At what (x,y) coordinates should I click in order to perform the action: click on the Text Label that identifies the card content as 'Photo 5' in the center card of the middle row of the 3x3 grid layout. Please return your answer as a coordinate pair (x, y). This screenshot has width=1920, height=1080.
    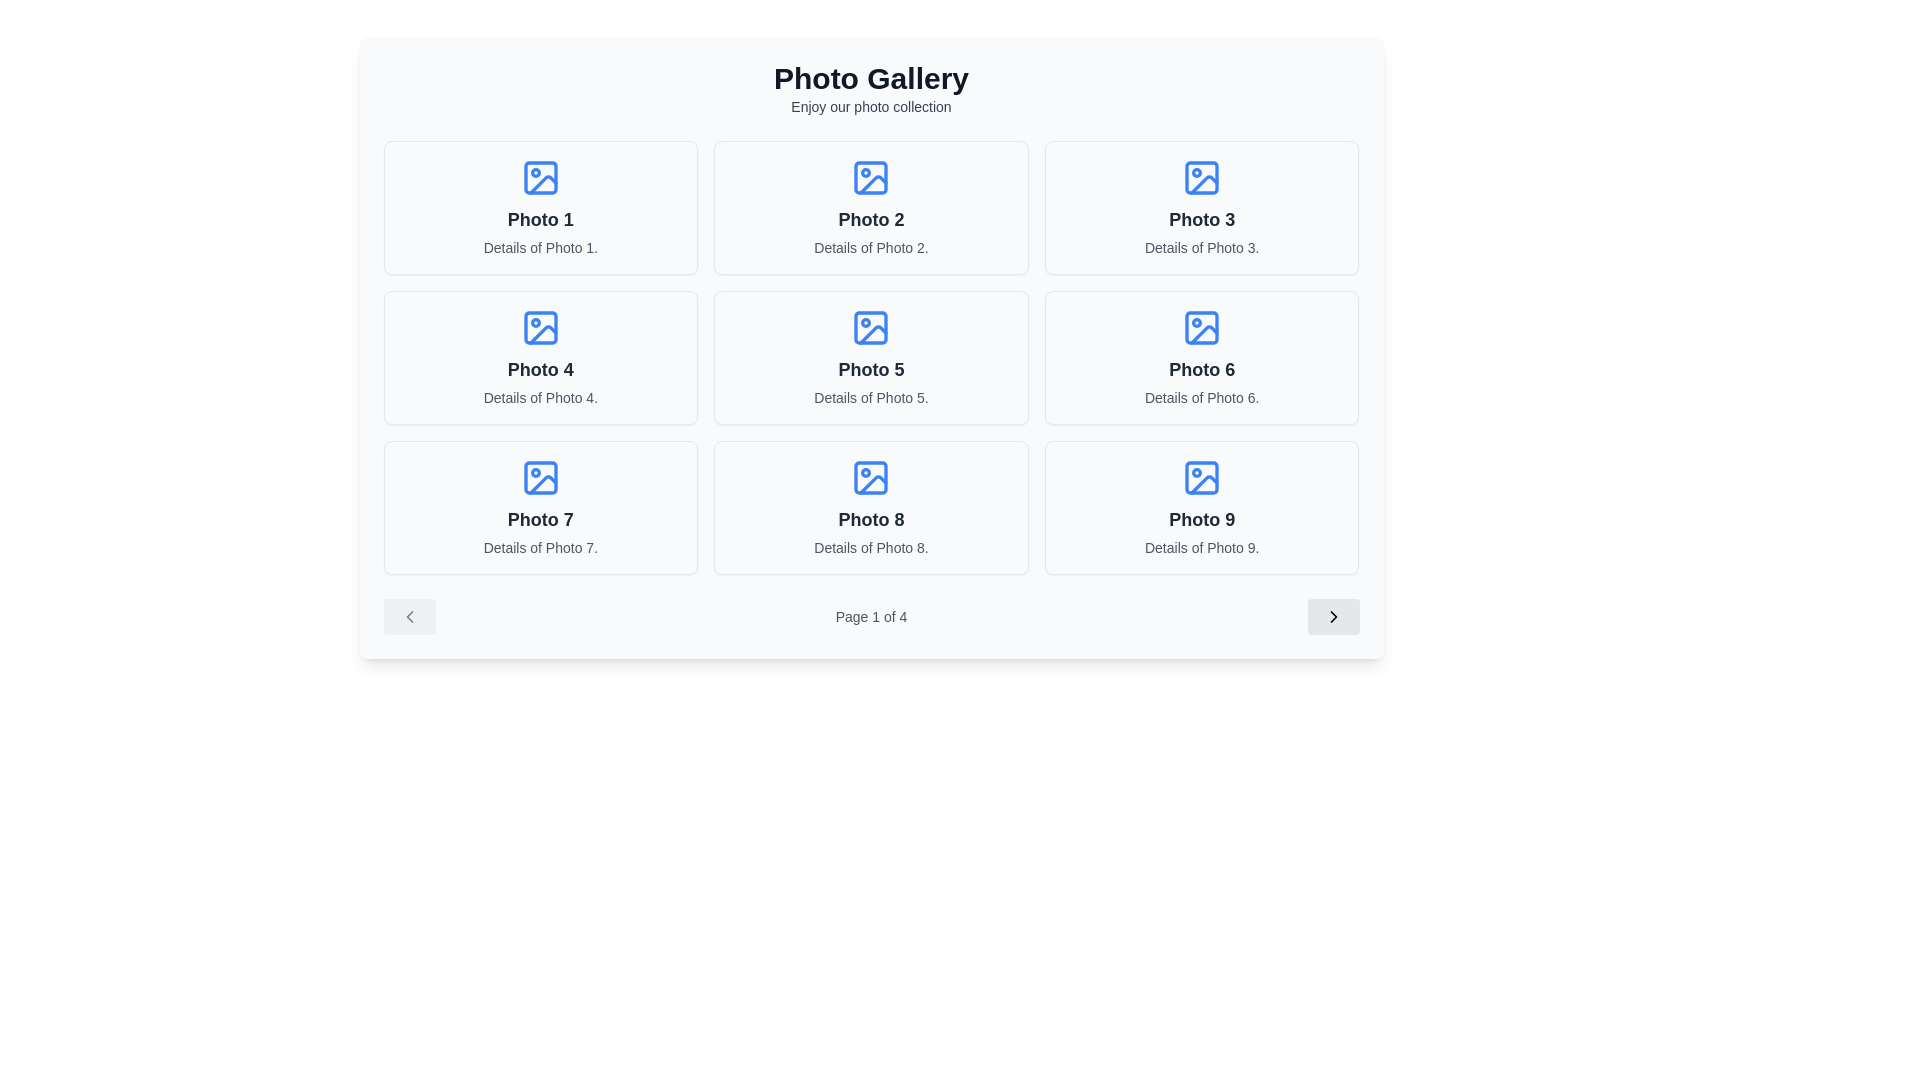
    Looking at the image, I should click on (871, 370).